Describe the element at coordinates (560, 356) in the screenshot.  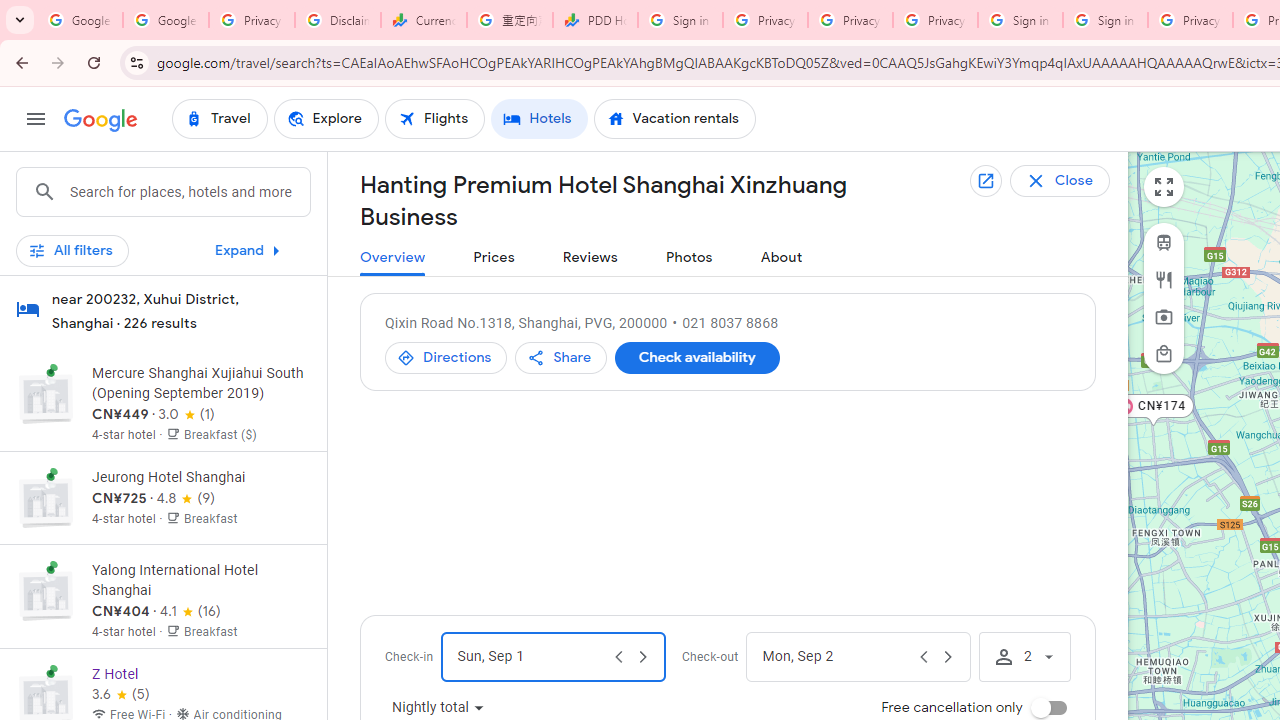
I see `'Share'` at that location.